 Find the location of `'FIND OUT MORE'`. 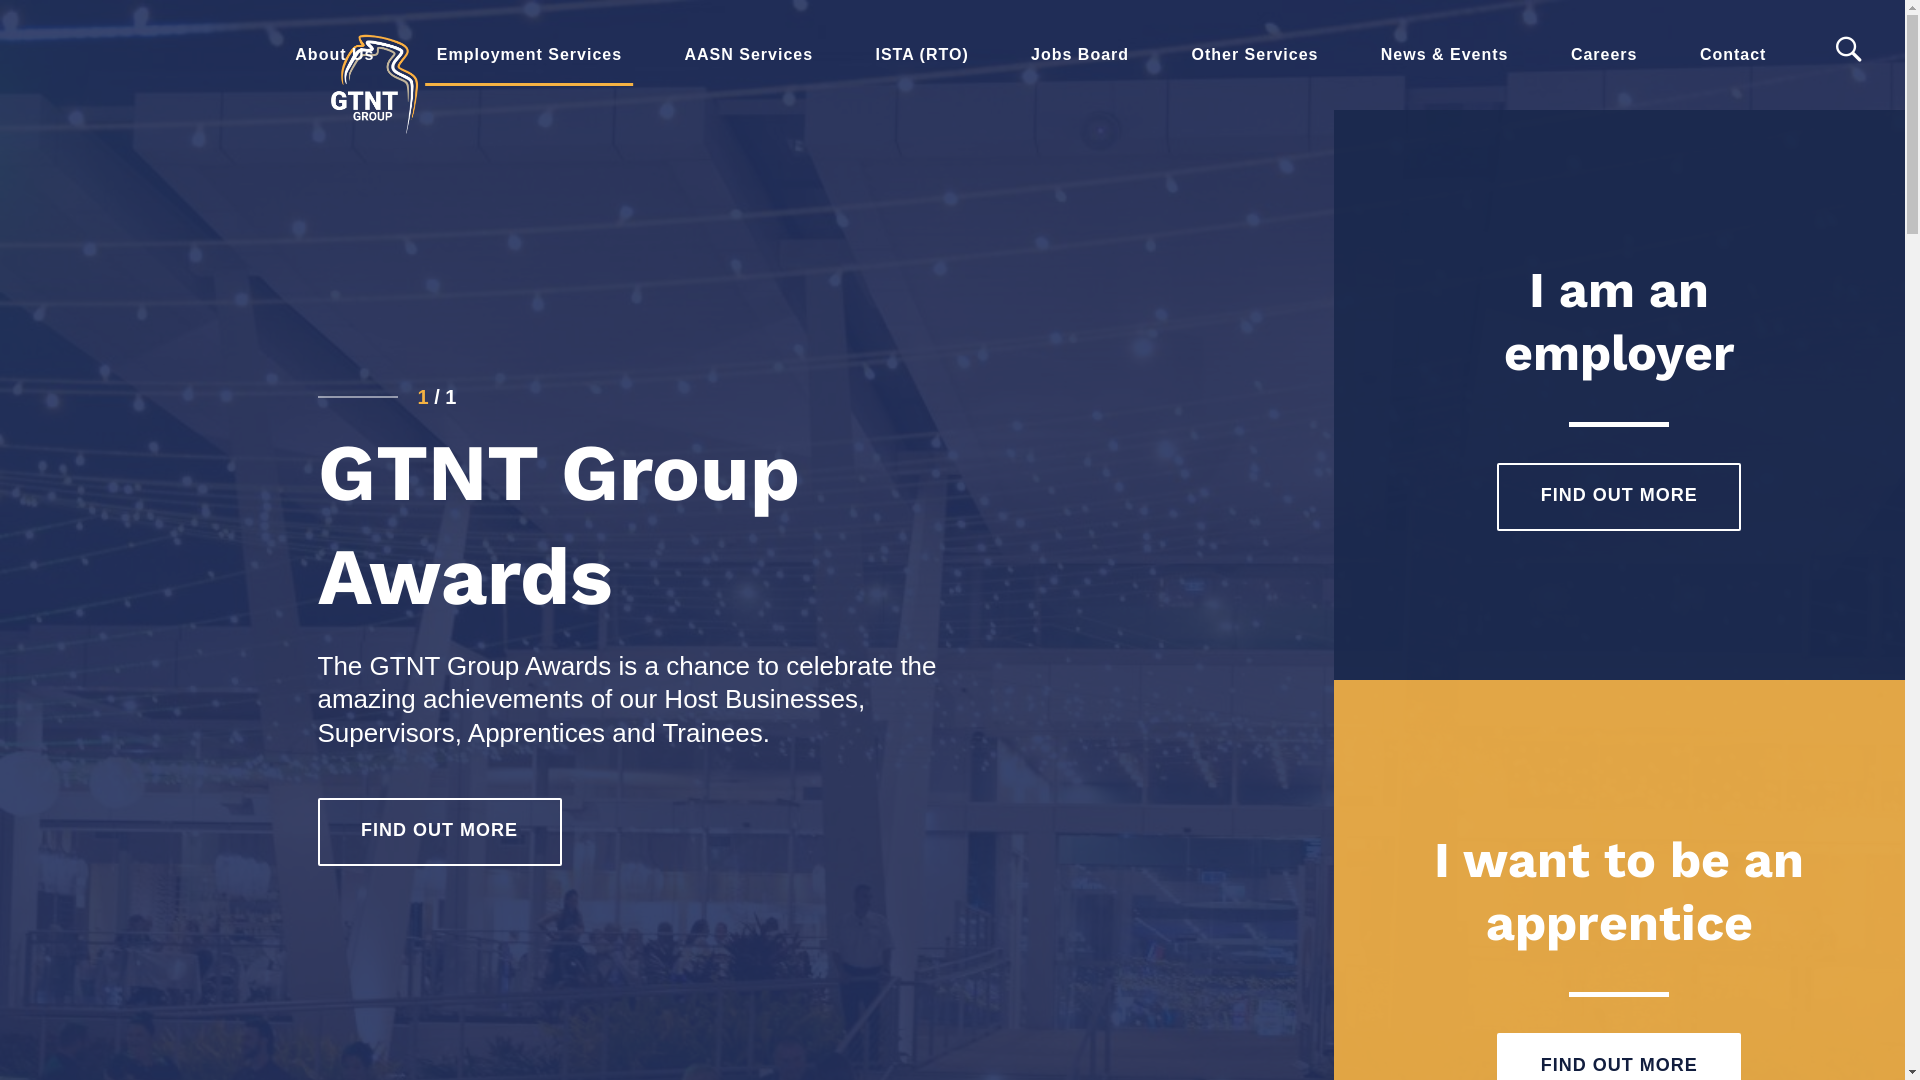

'FIND OUT MORE' is located at coordinates (1618, 496).